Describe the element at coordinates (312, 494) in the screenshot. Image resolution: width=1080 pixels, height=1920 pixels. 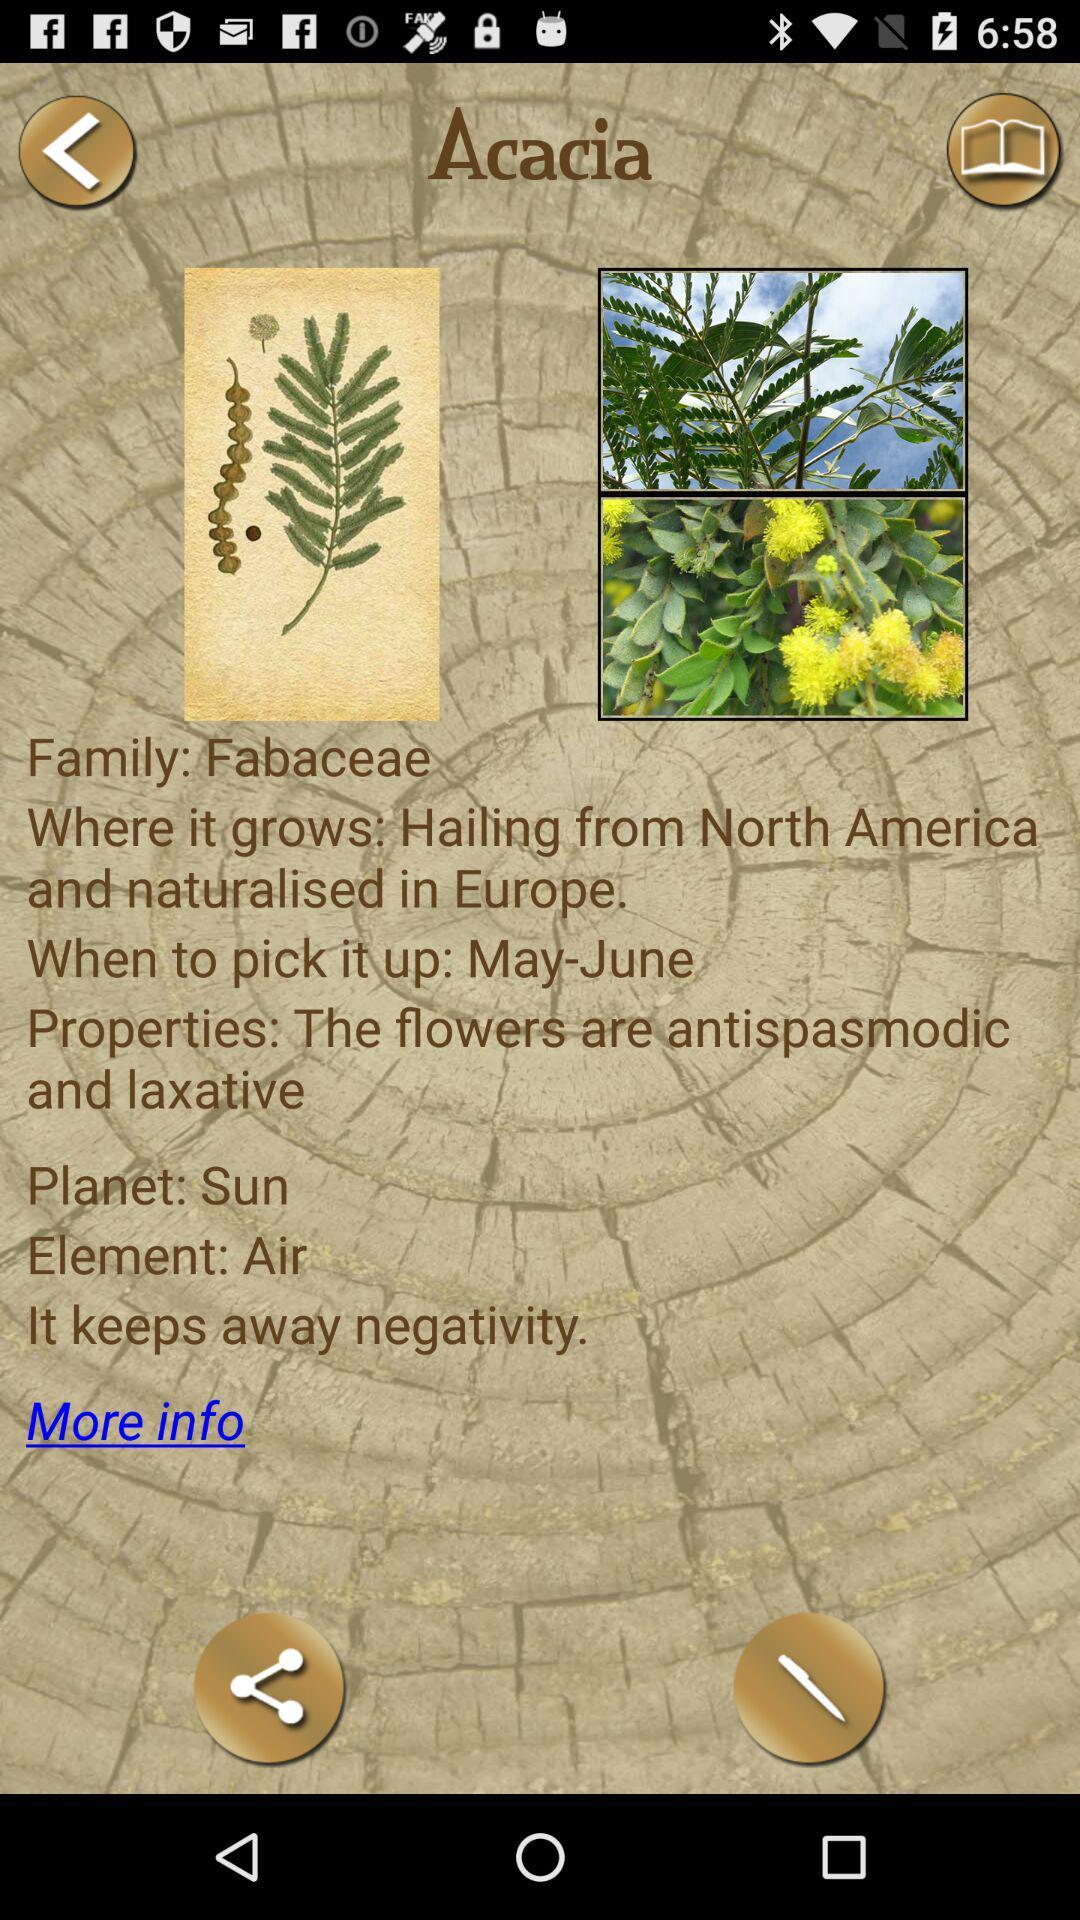
I see `picker` at that location.